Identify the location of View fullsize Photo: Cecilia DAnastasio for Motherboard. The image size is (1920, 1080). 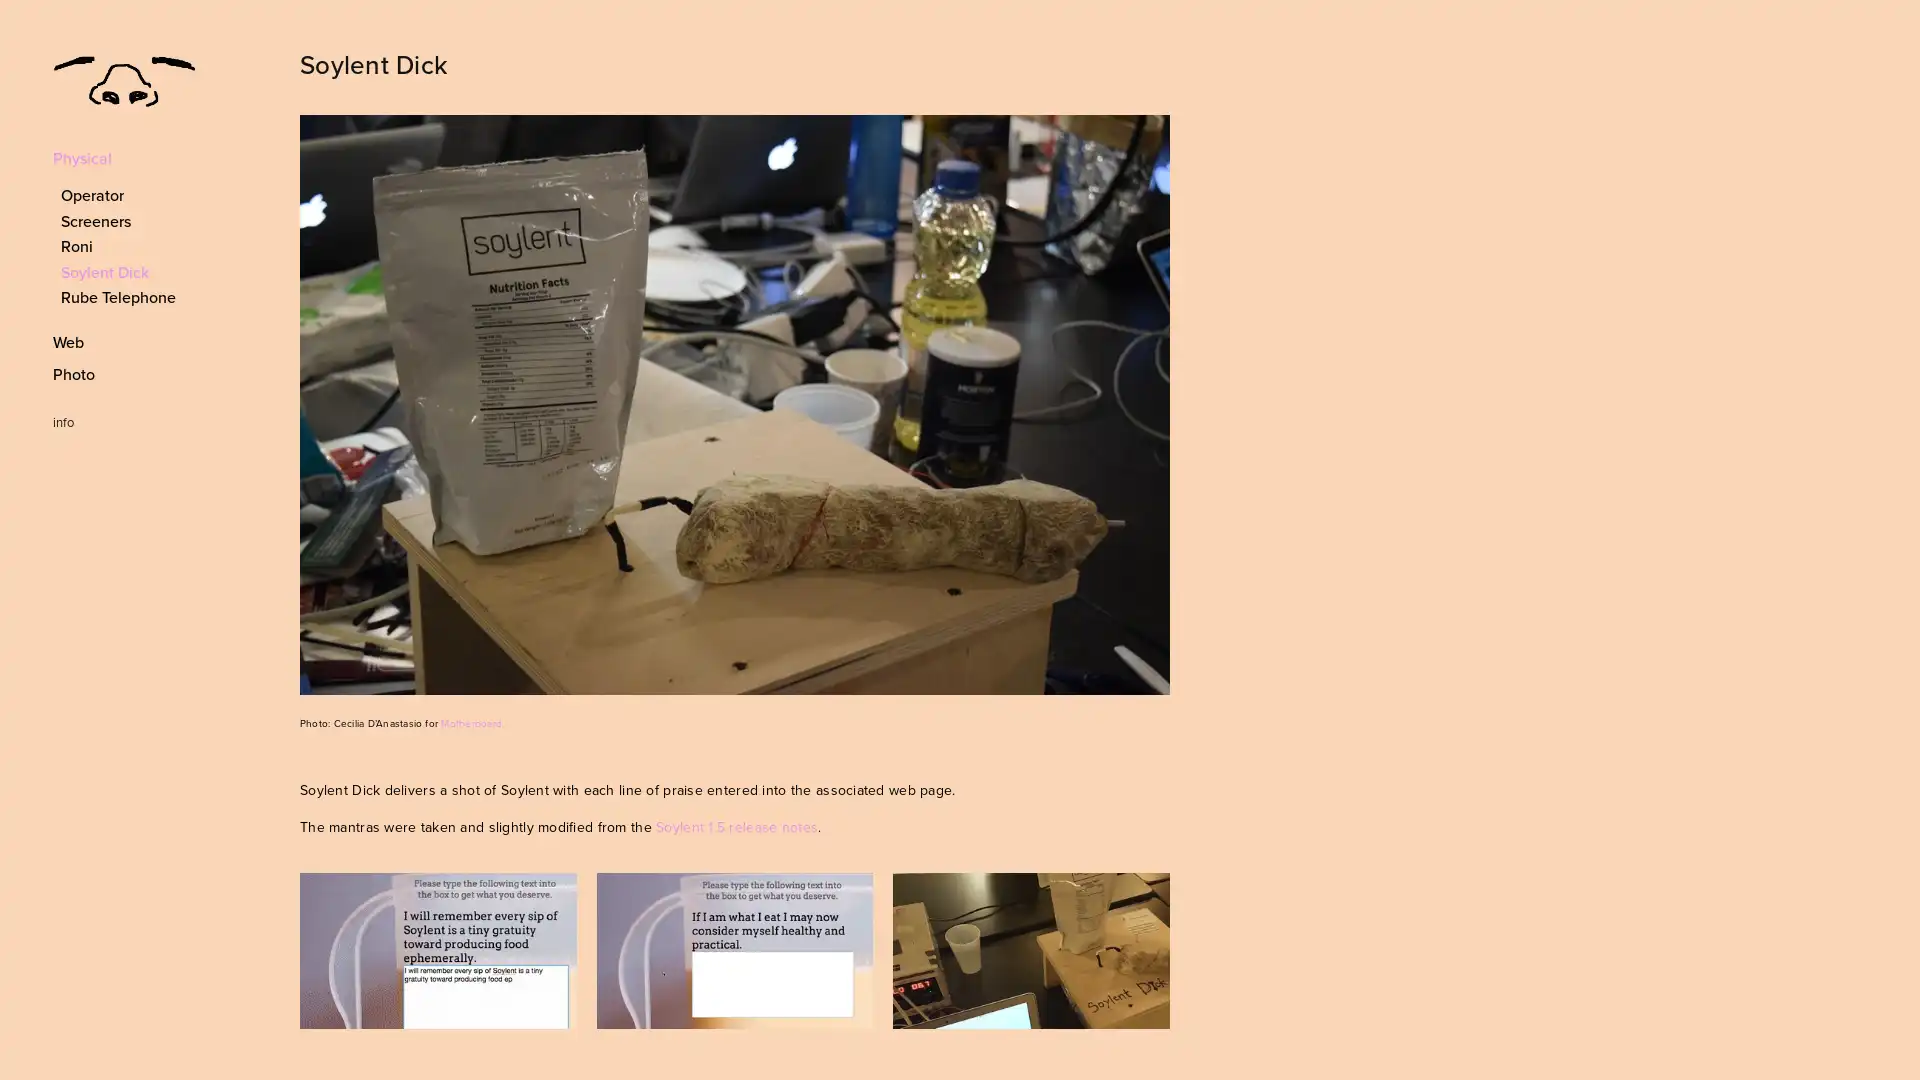
(733, 405).